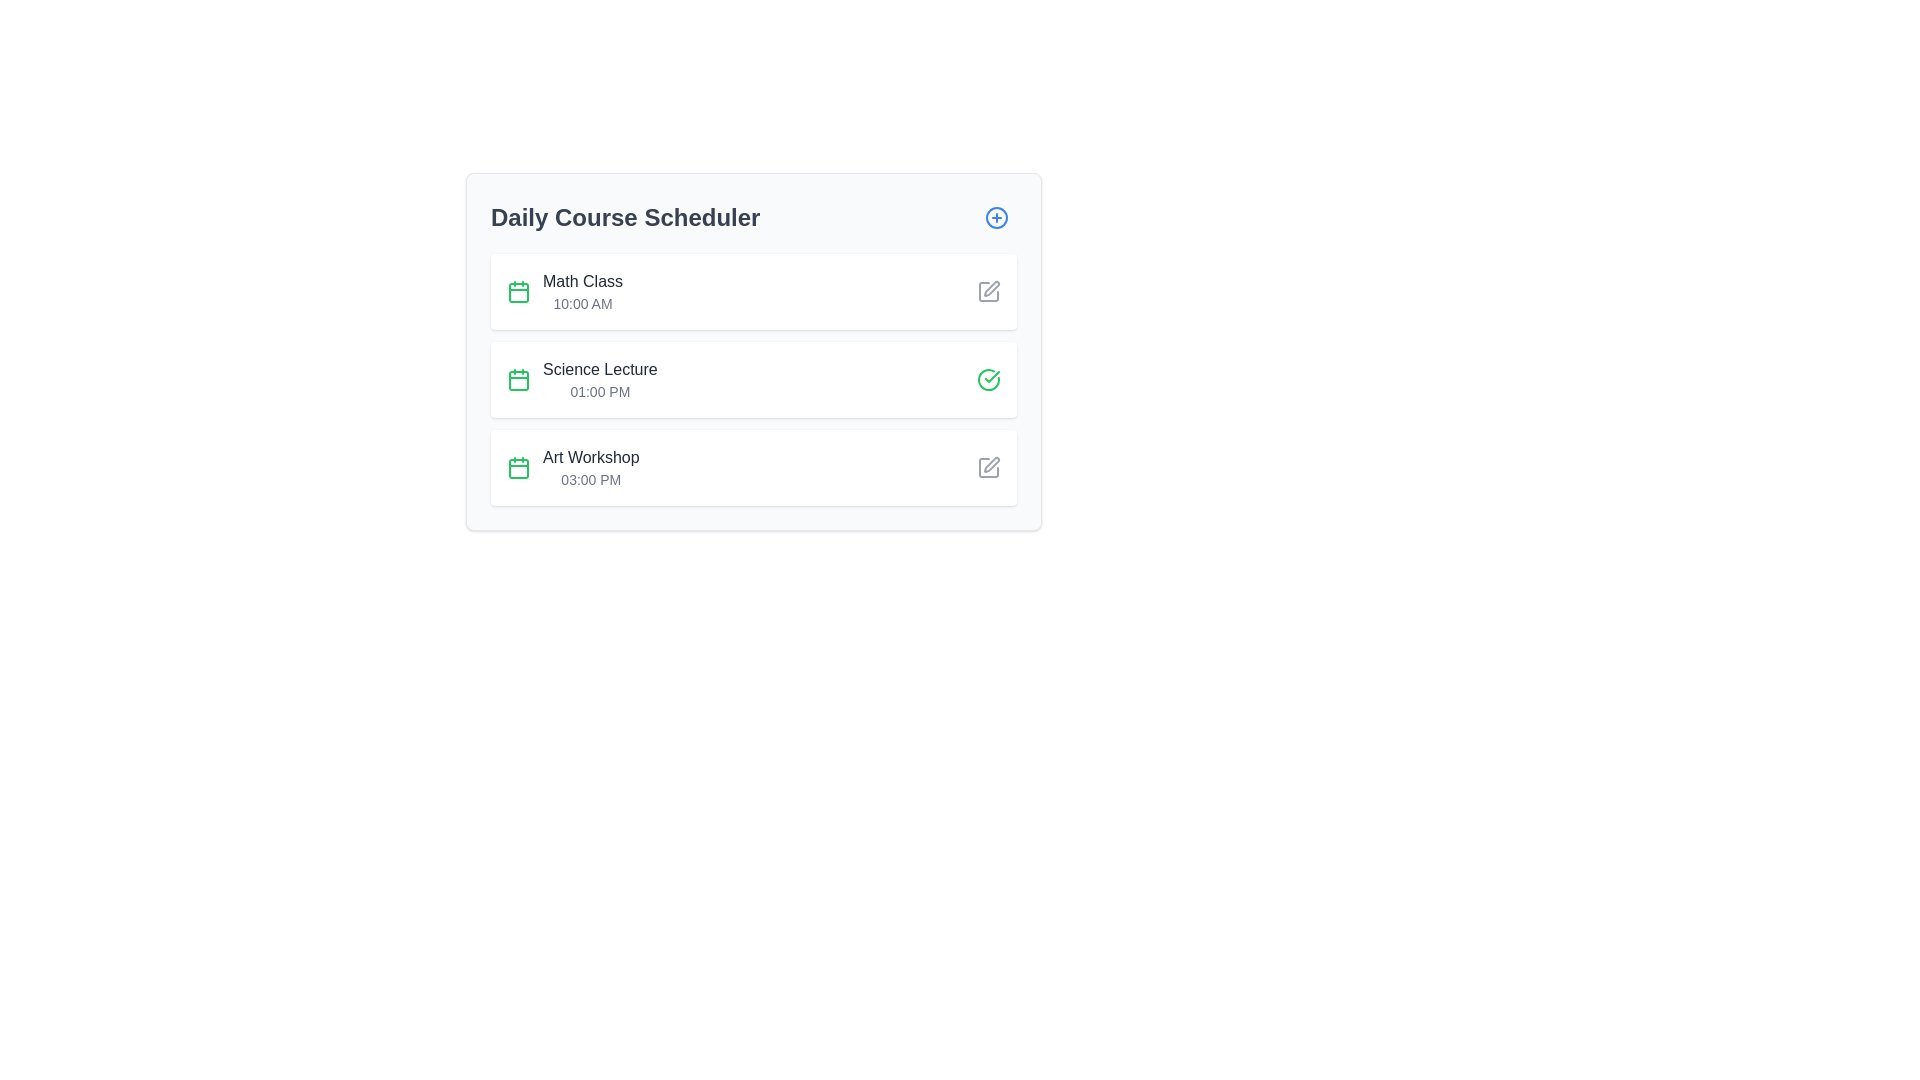 The height and width of the screenshot is (1080, 1920). I want to click on the 'Add' button located at the top-right corner of the 'Daily Course Scheduler' box, so click(997, 218).